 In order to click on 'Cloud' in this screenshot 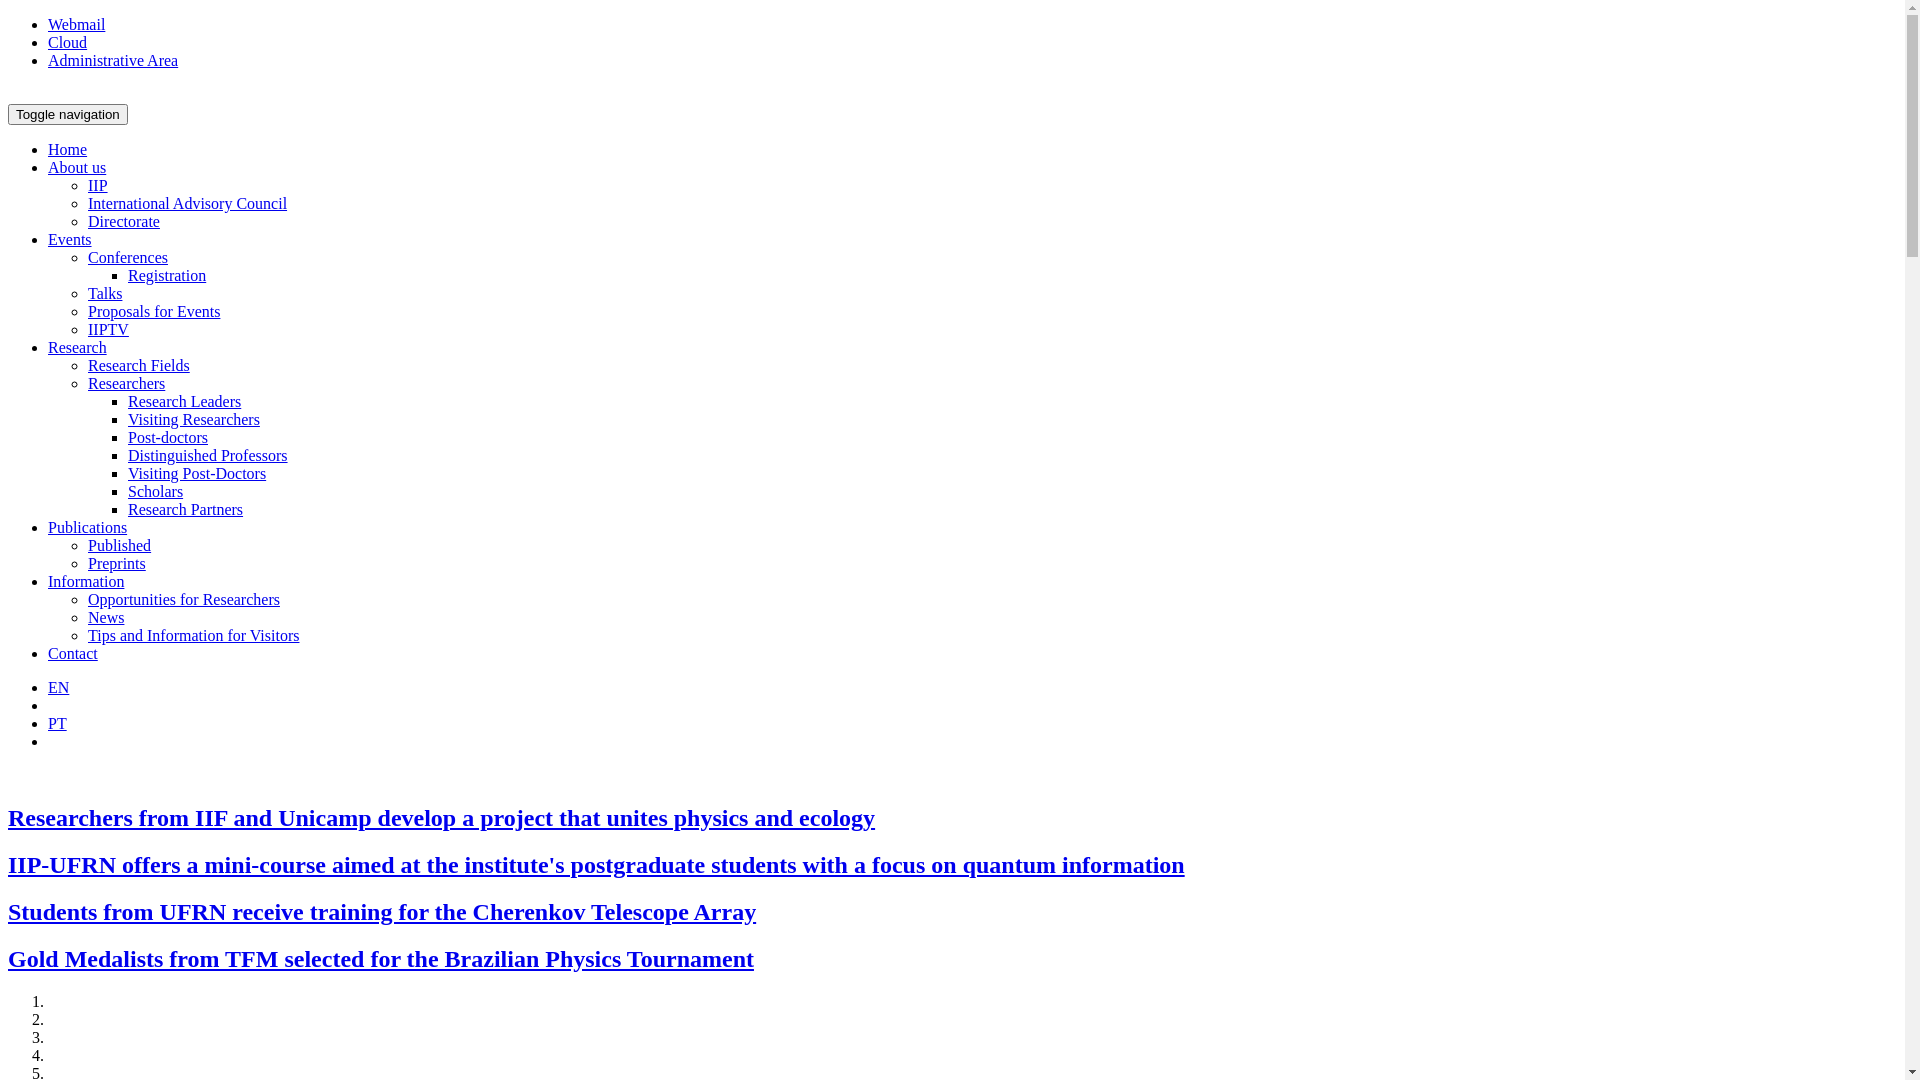, I will do `click(67, 42)`.